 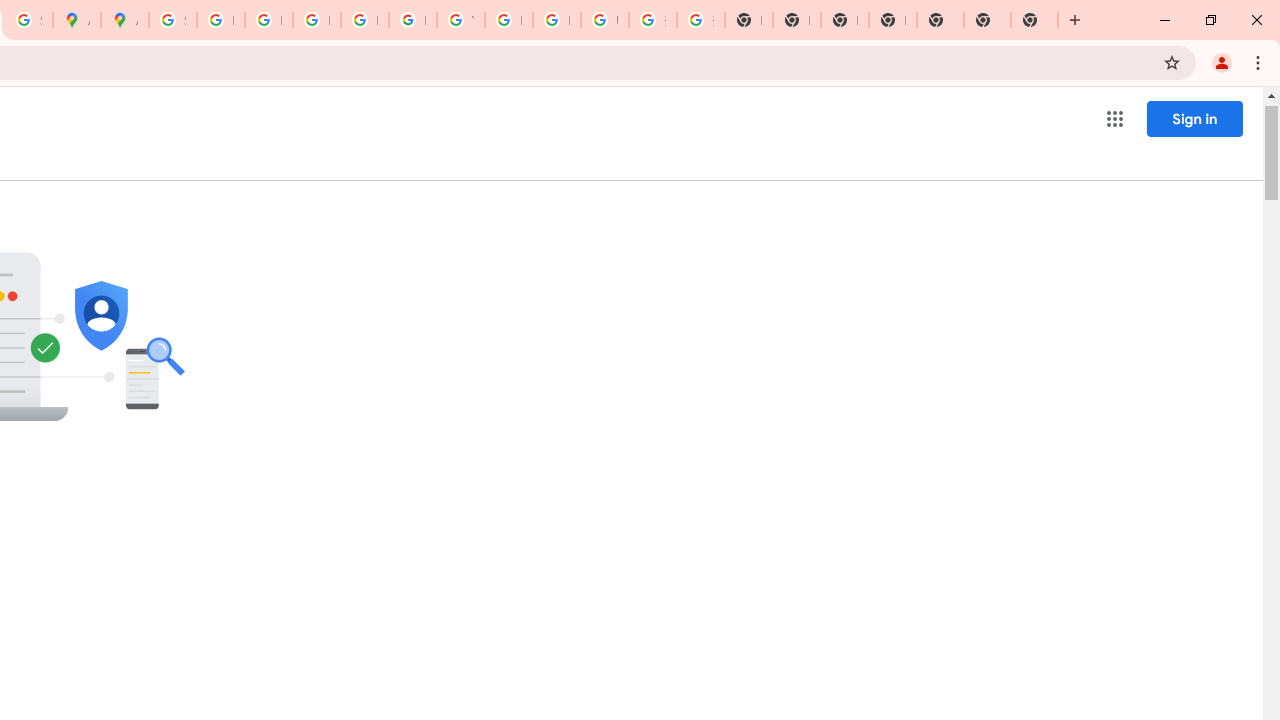 I want to click on 'Privacy Help Center - Policies Help', so click(x=267, y=20).